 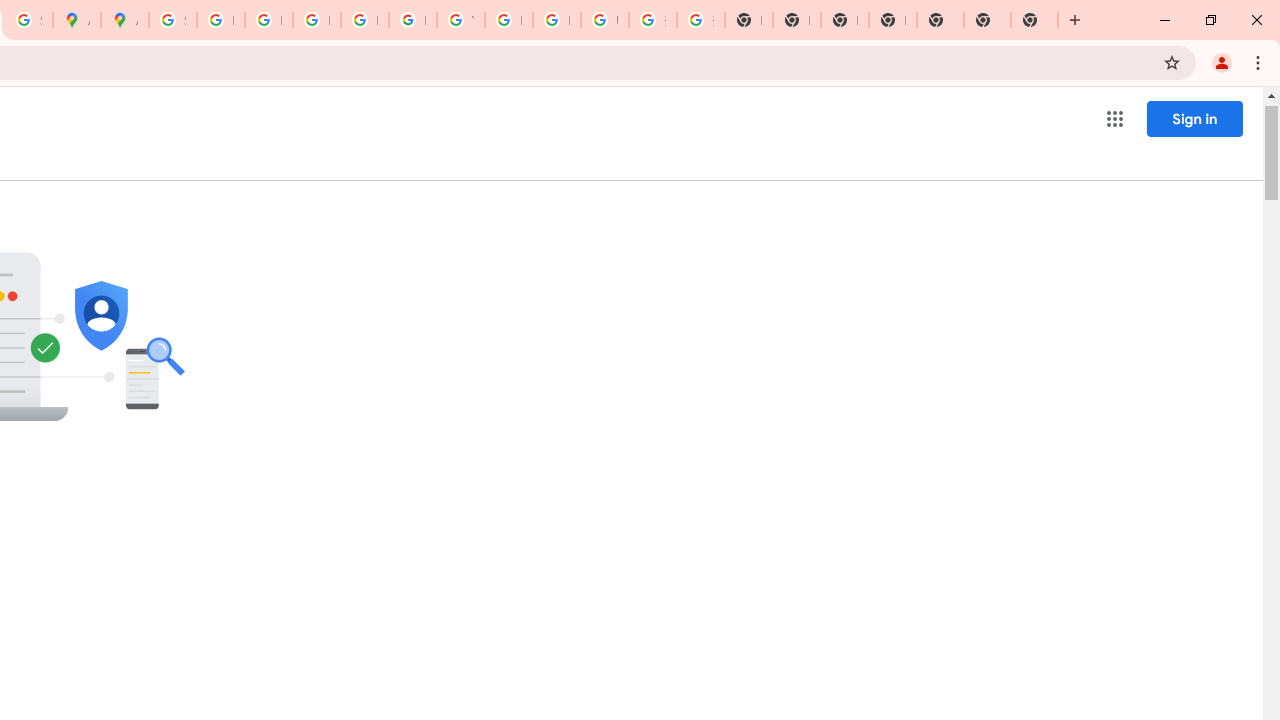 I want to click on 'Privacy Help Center - Policies Help', so click(x=267, y=20).